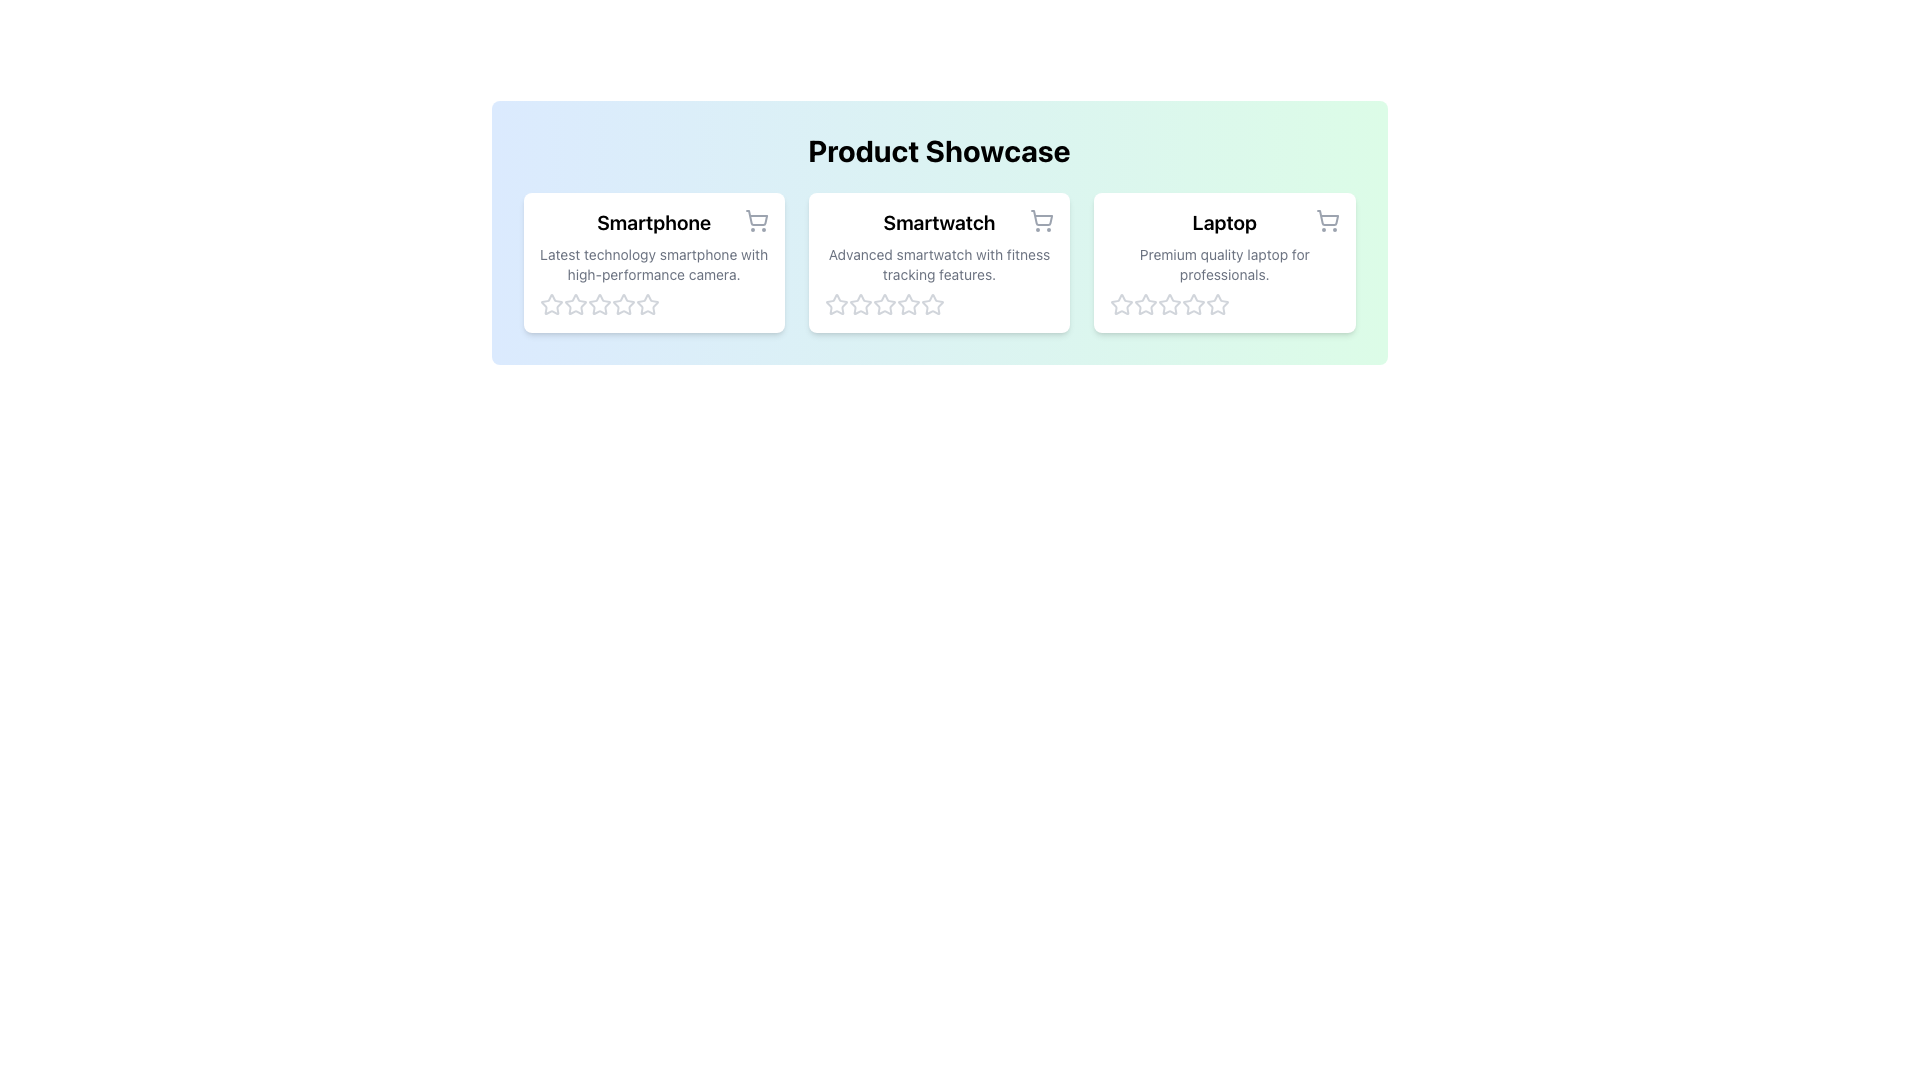 The width and height of the screenshot is (1920, 1080). Describe the element at coordinates (860, 304) in the screenshot. I see `the second gray star icon in the rating system within the 'Smartwatch' card to rate it` at that location.